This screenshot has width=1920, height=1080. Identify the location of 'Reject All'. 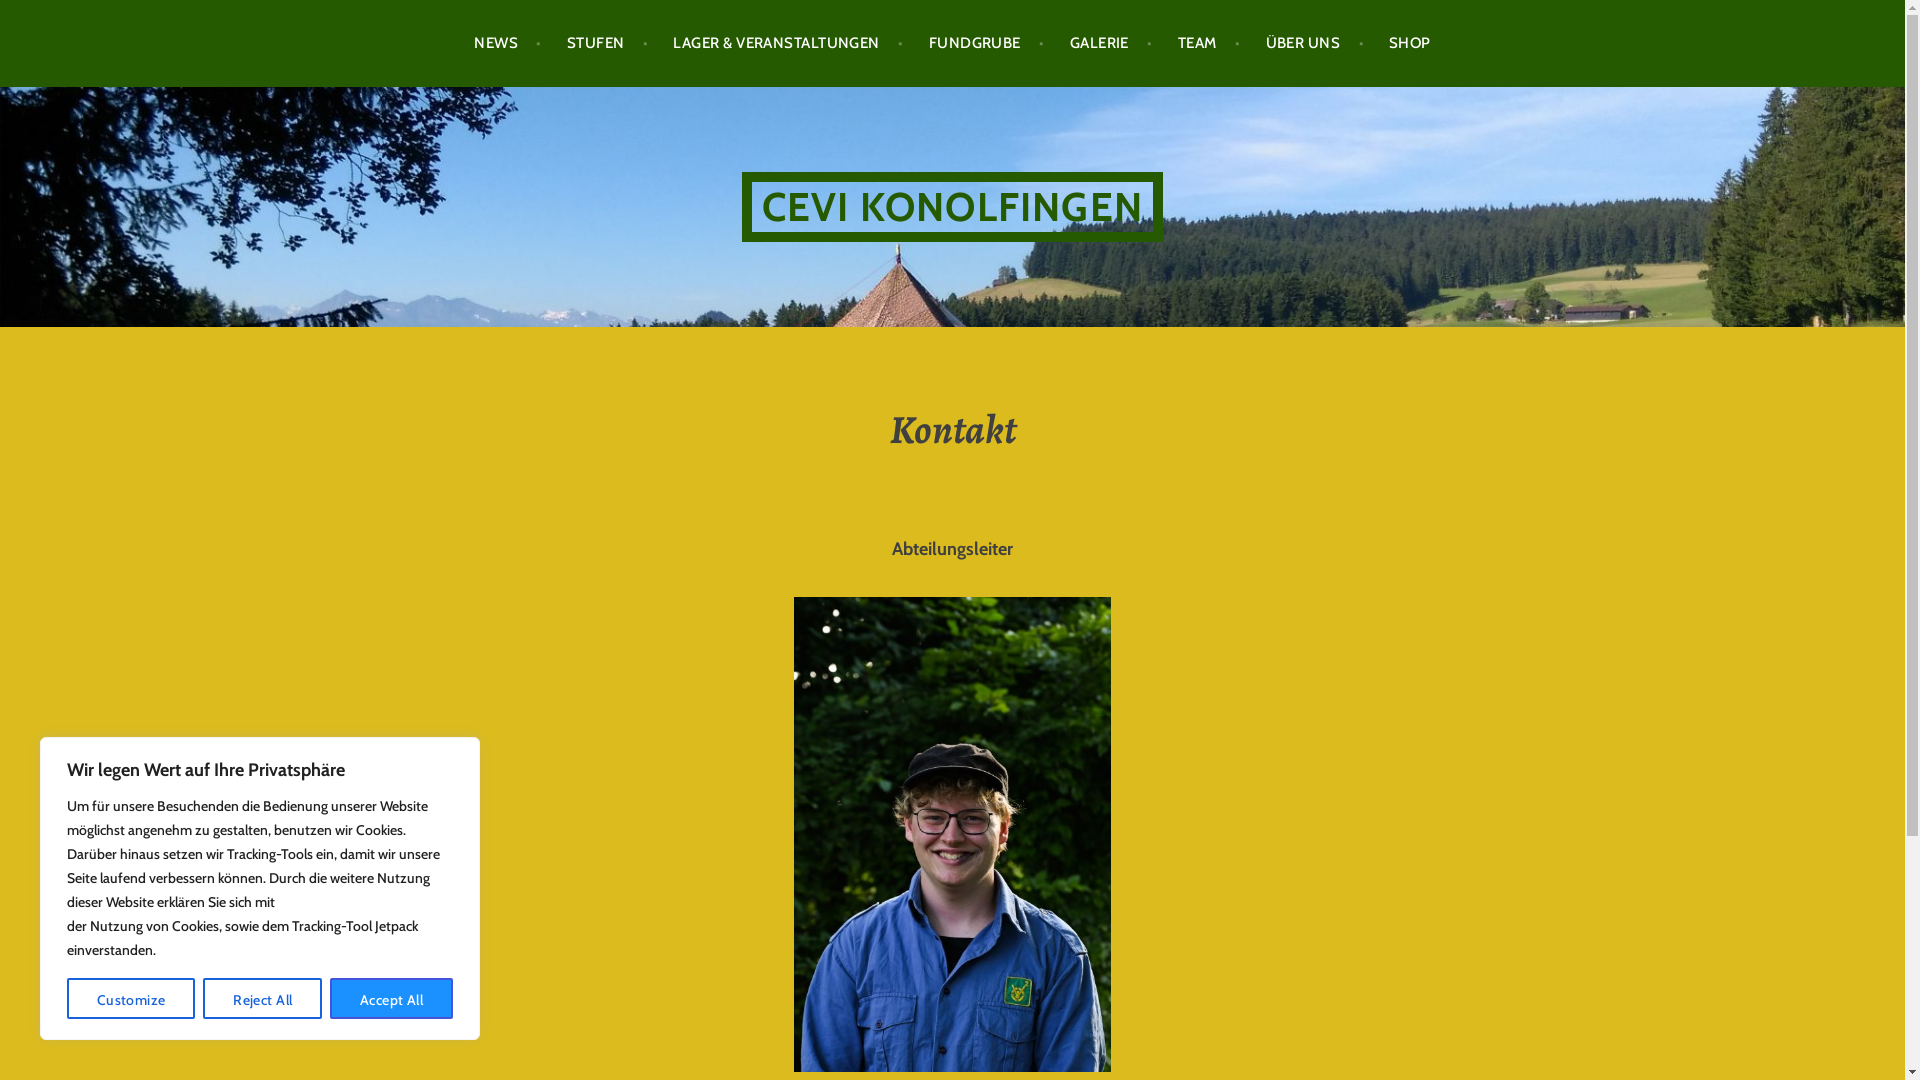
(202, 998).